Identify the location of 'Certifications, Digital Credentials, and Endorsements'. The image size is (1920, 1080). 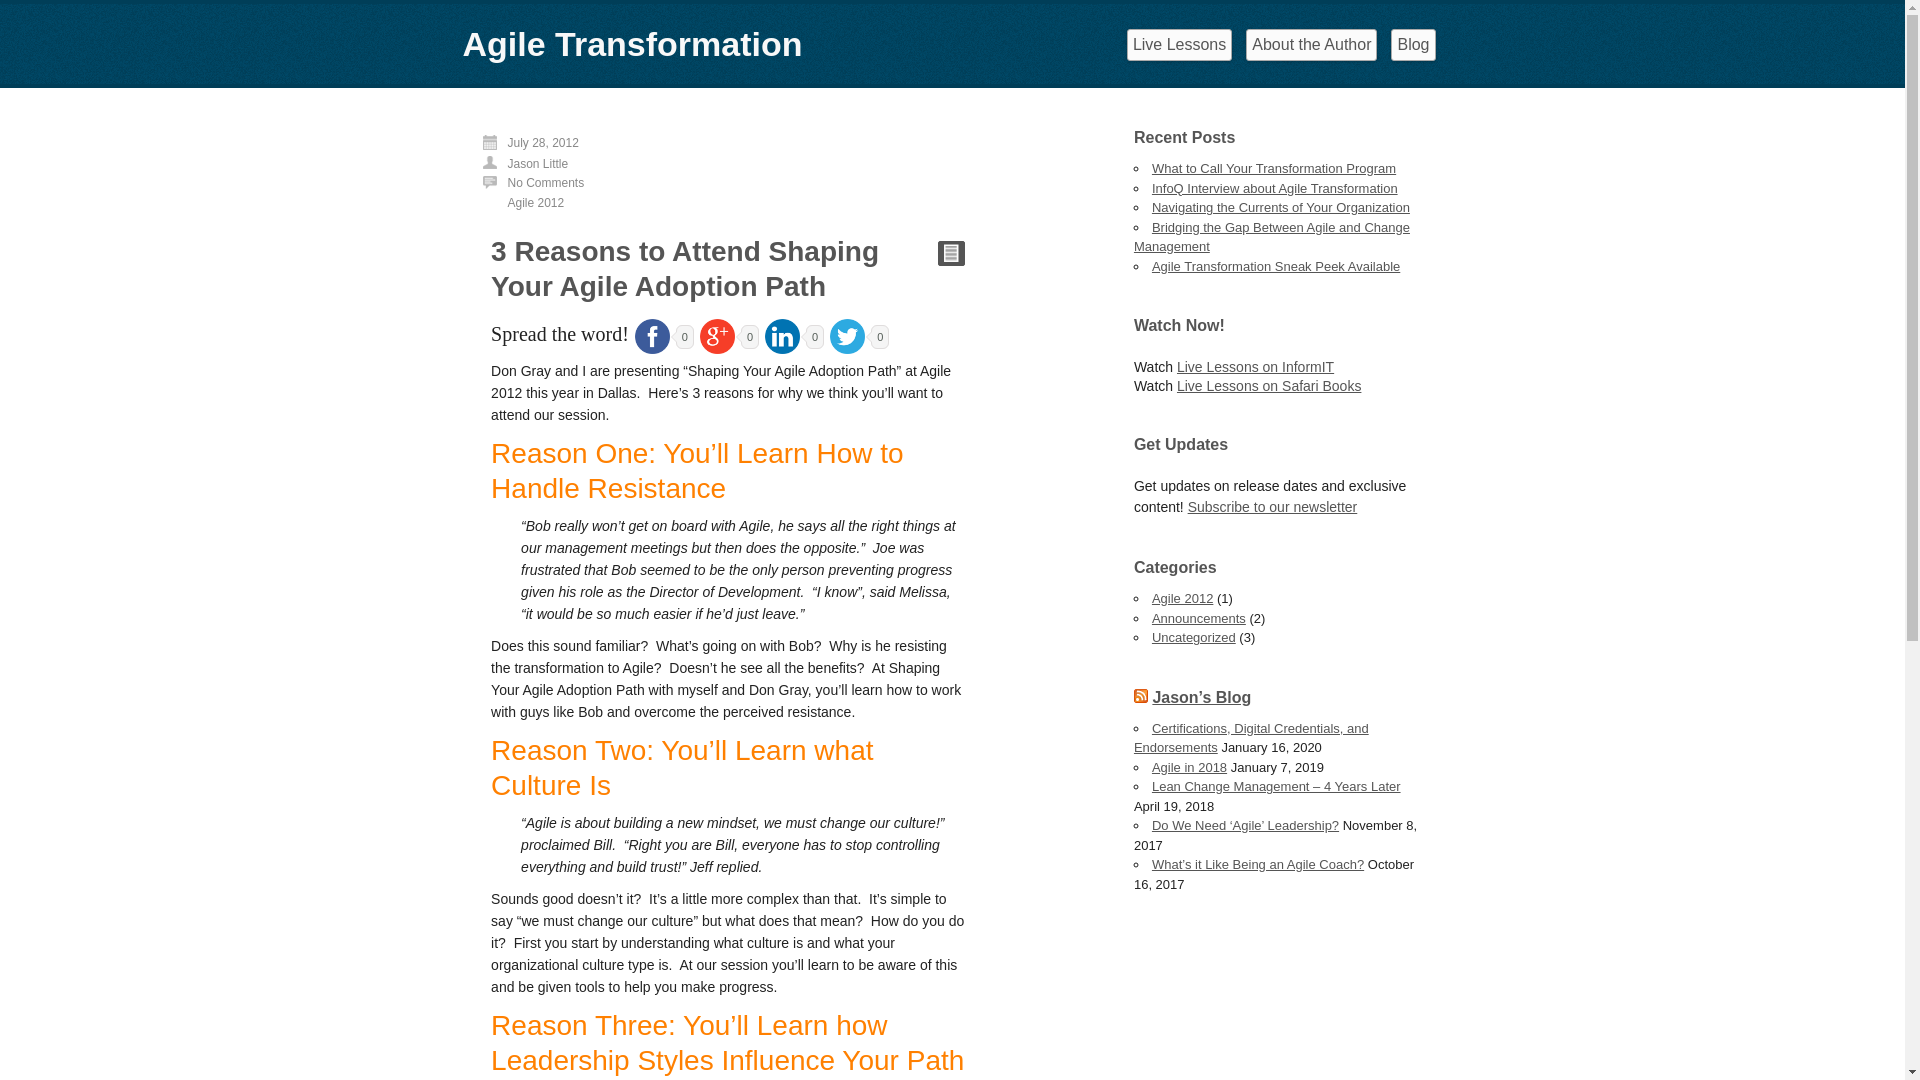
(1250, 737).